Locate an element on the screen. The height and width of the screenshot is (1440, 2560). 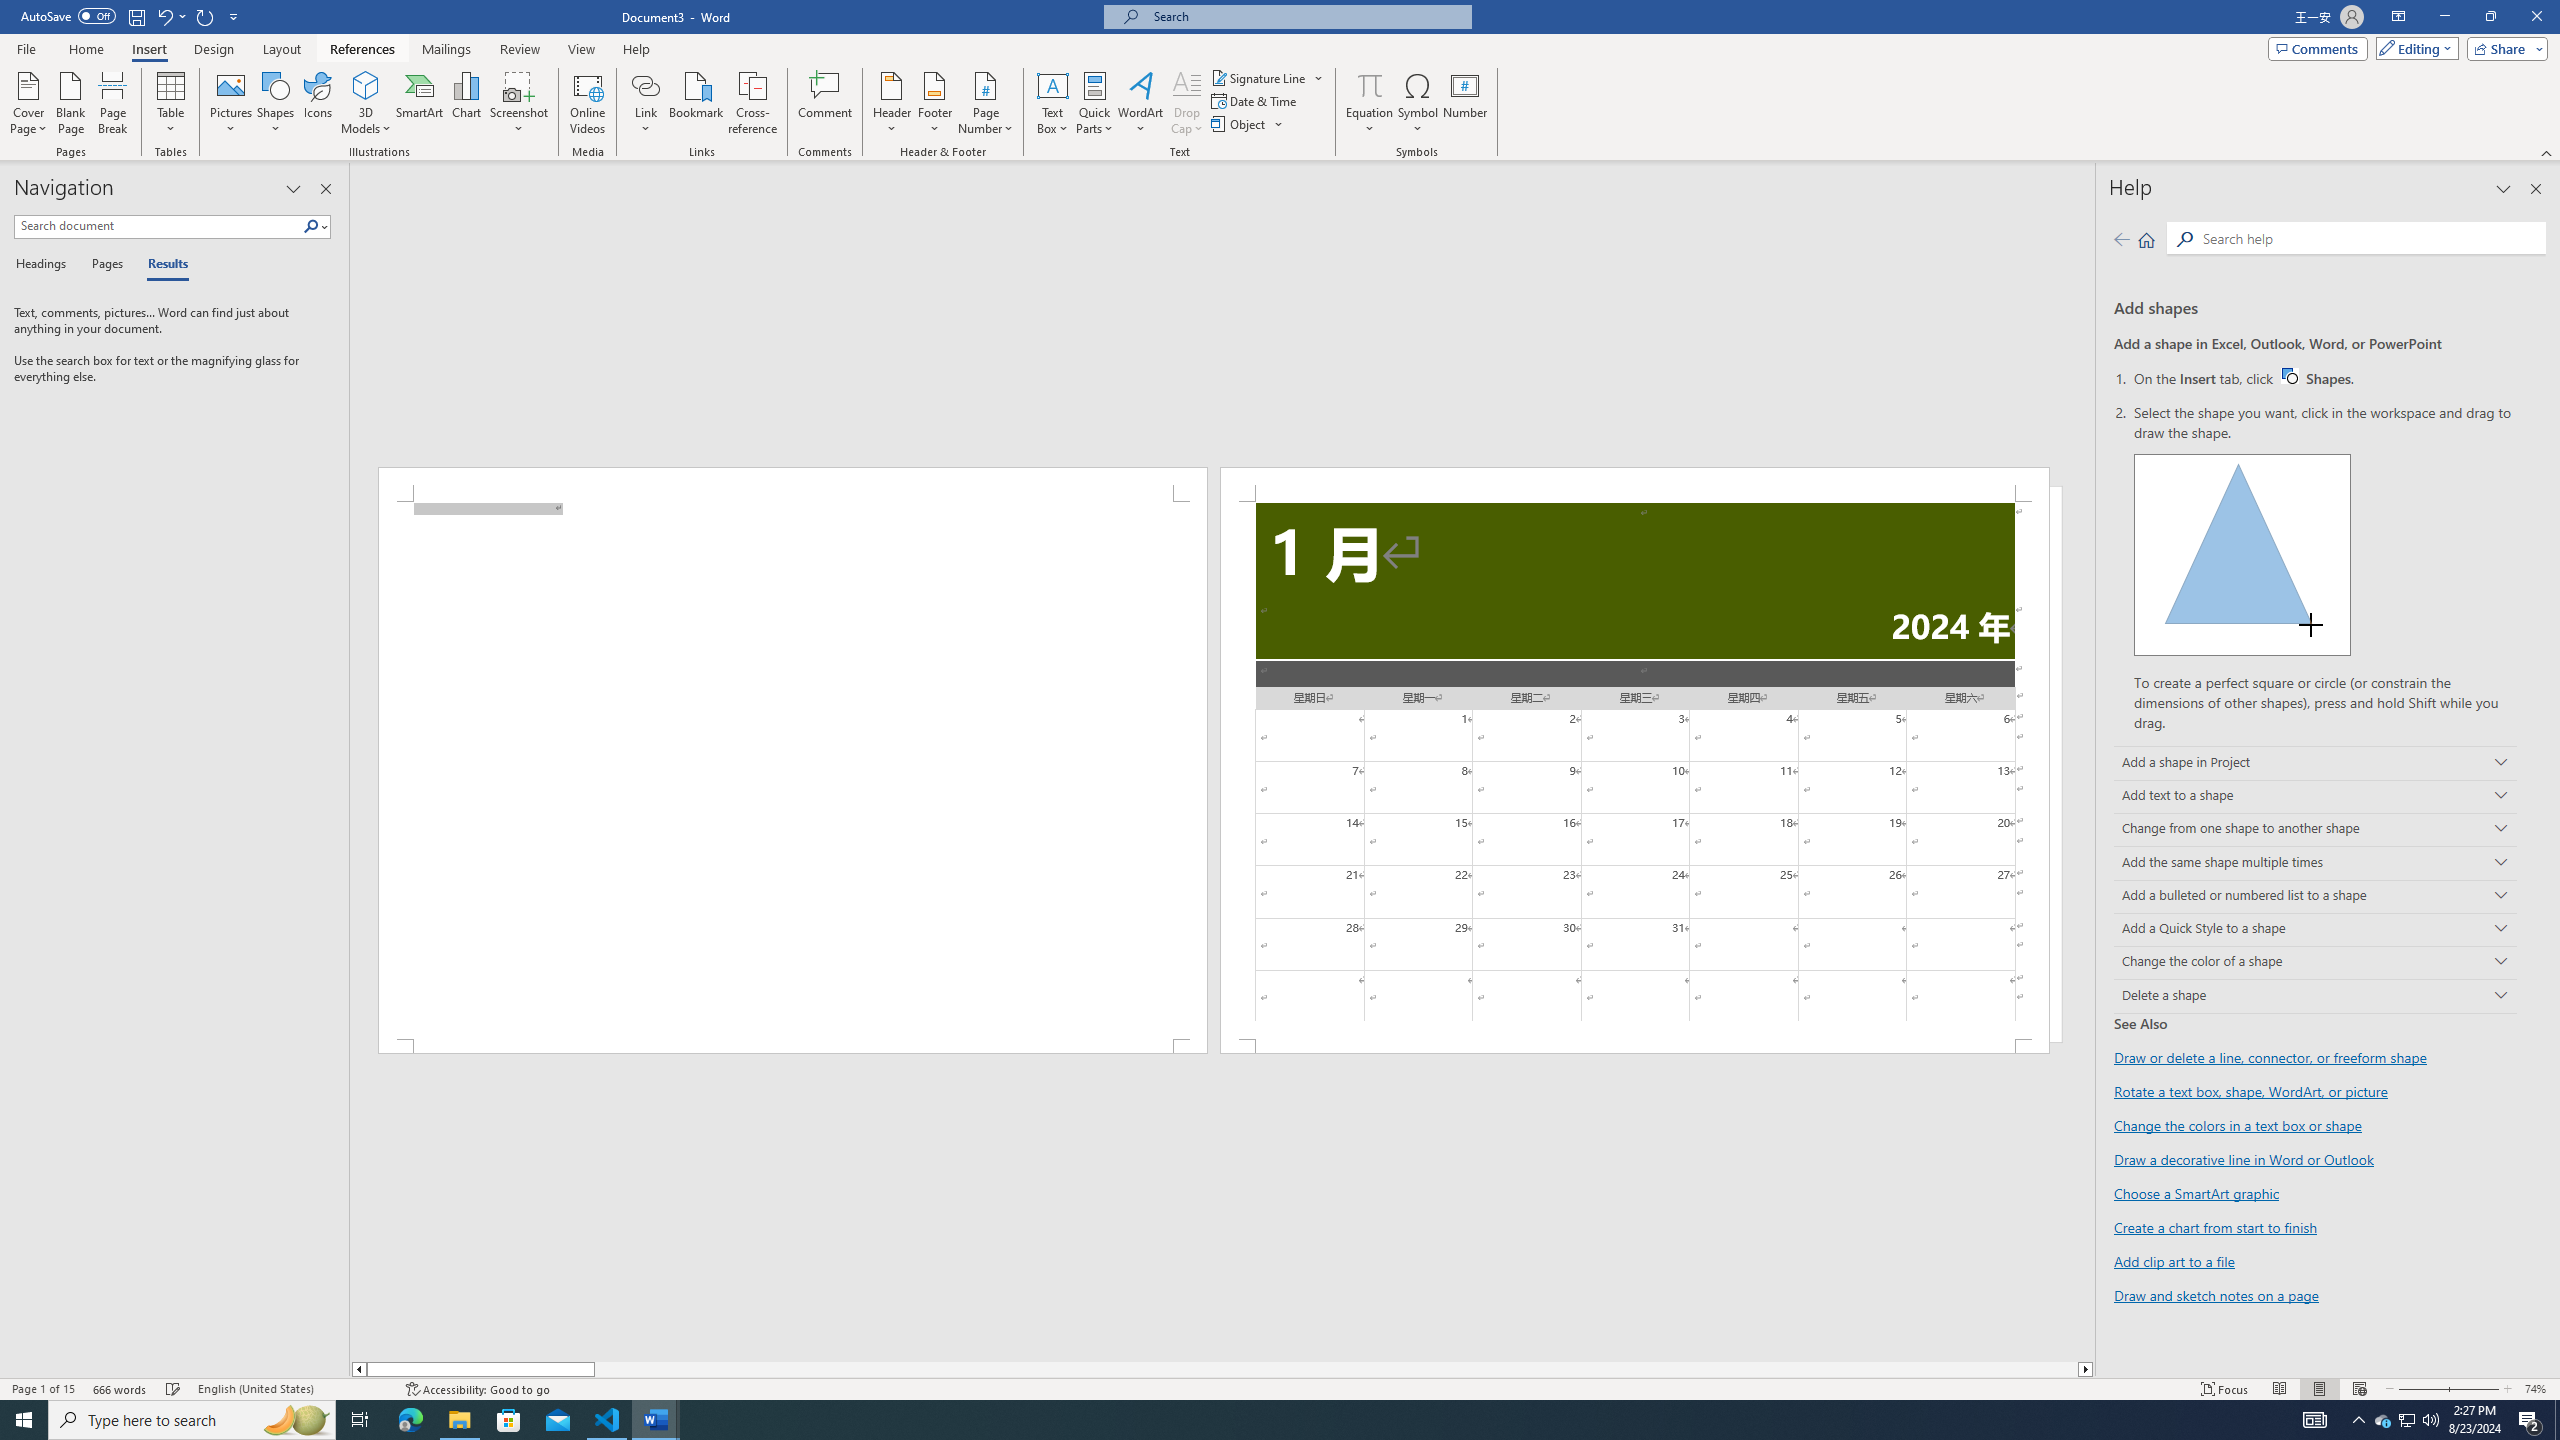
'Quick Parts' is located at coordinates (1094, 103).